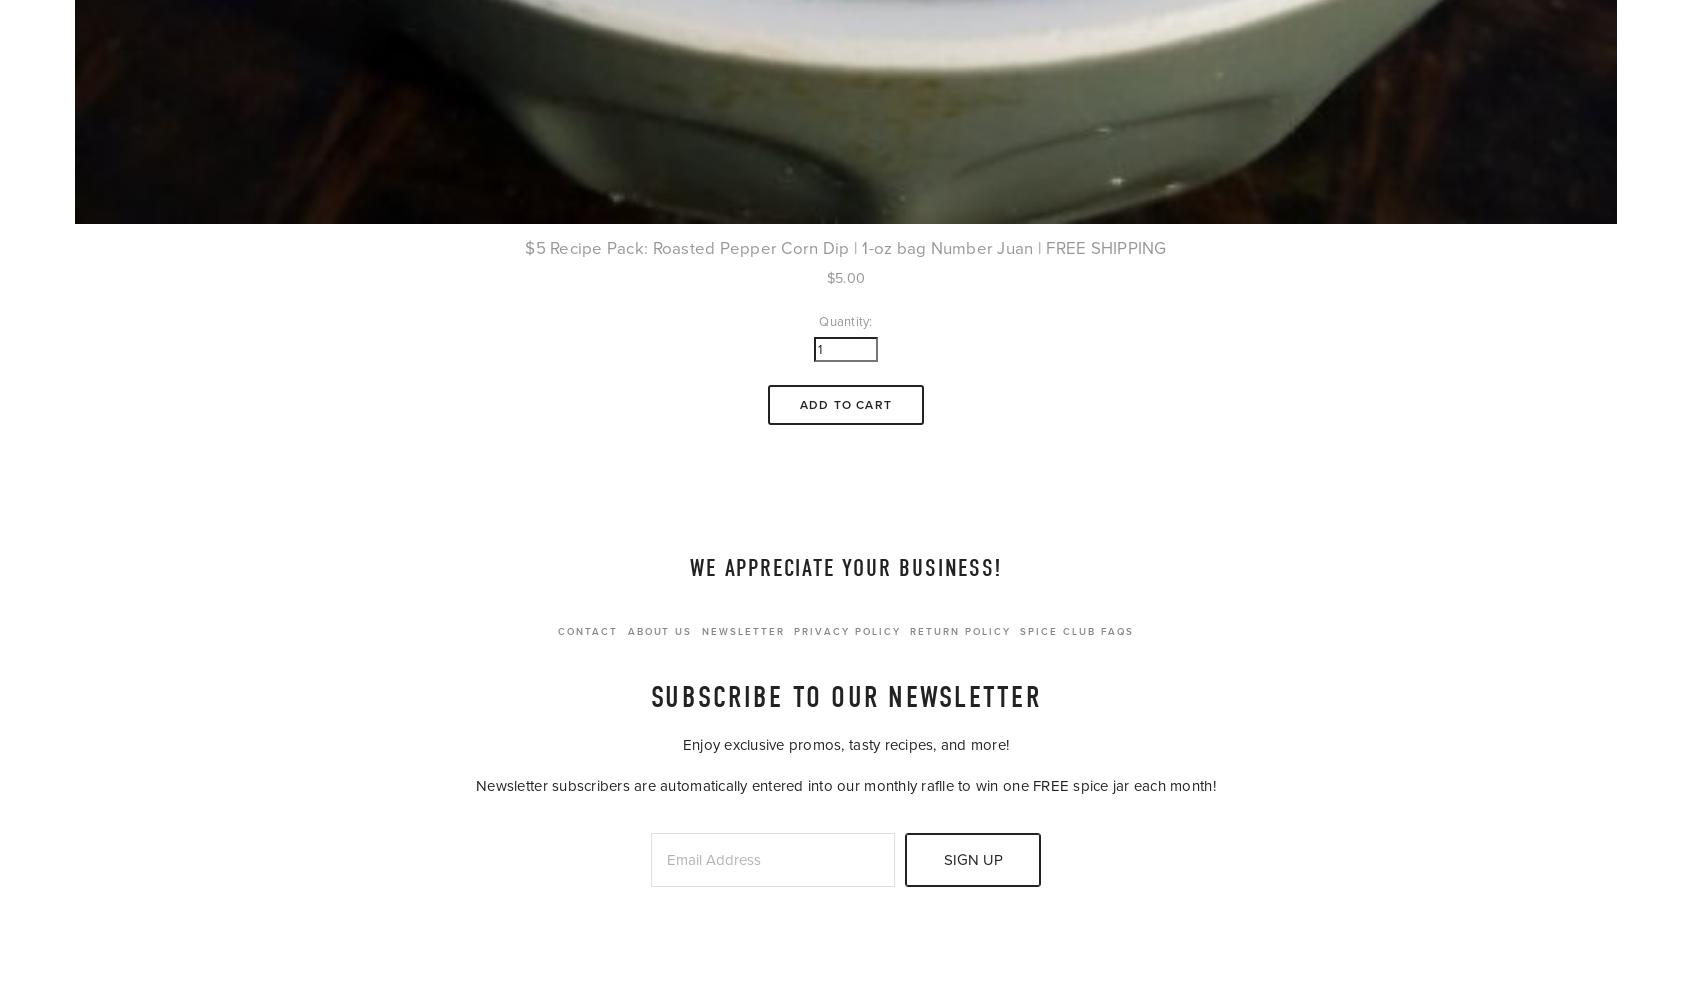 This screenshot has height=990, width=1692. I want to click on '$5.00', so click(845, 277).